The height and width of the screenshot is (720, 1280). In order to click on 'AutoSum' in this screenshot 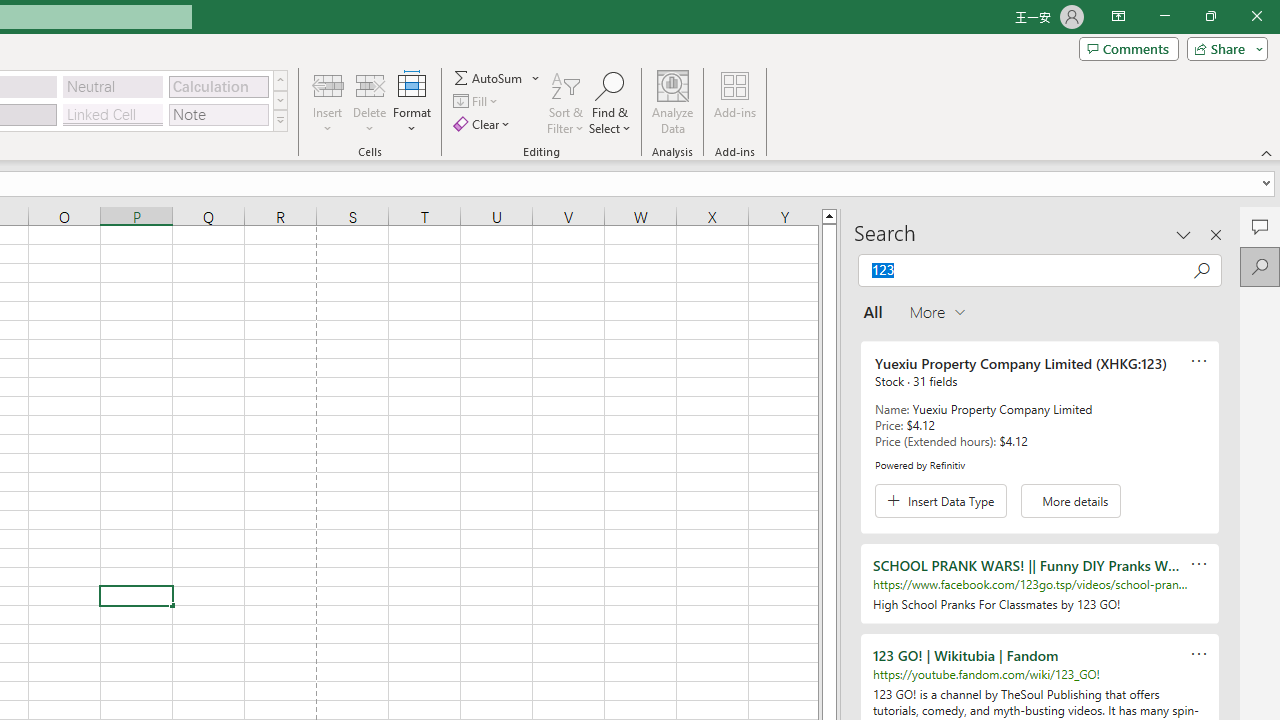, I will do `click(497, 77)`.